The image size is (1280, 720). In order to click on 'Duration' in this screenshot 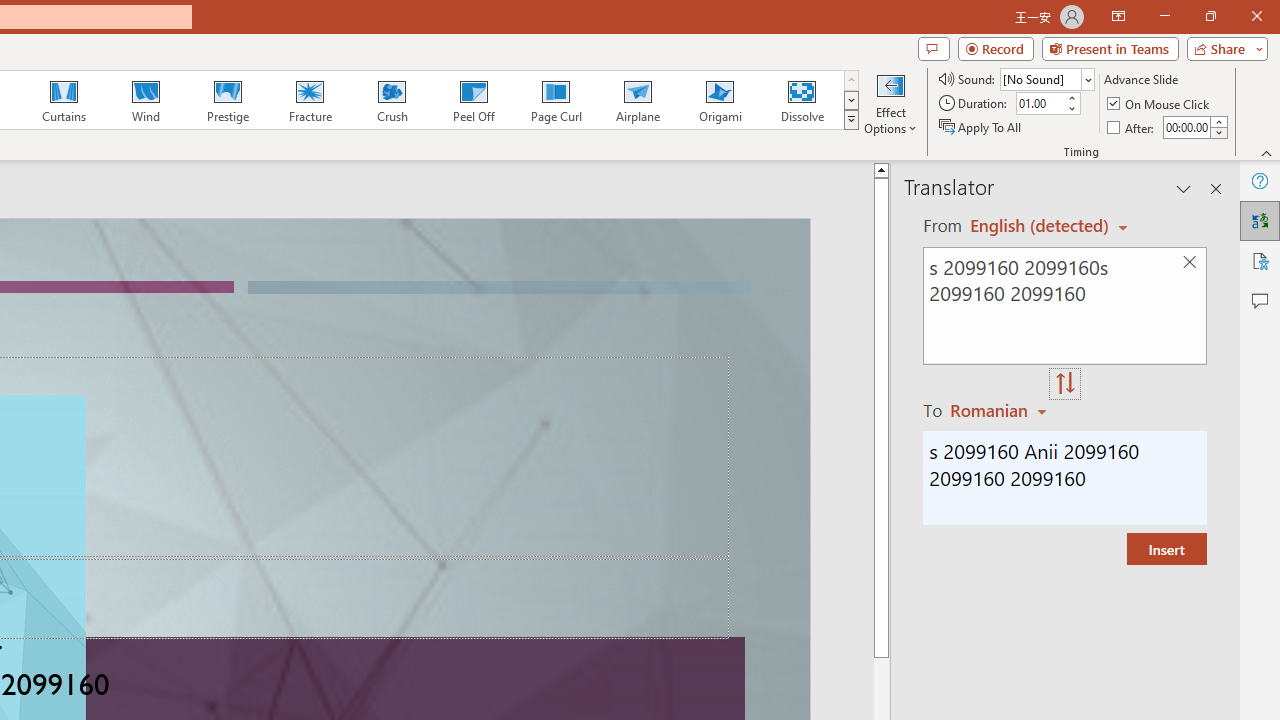, I will do `click(1040, 103)`.